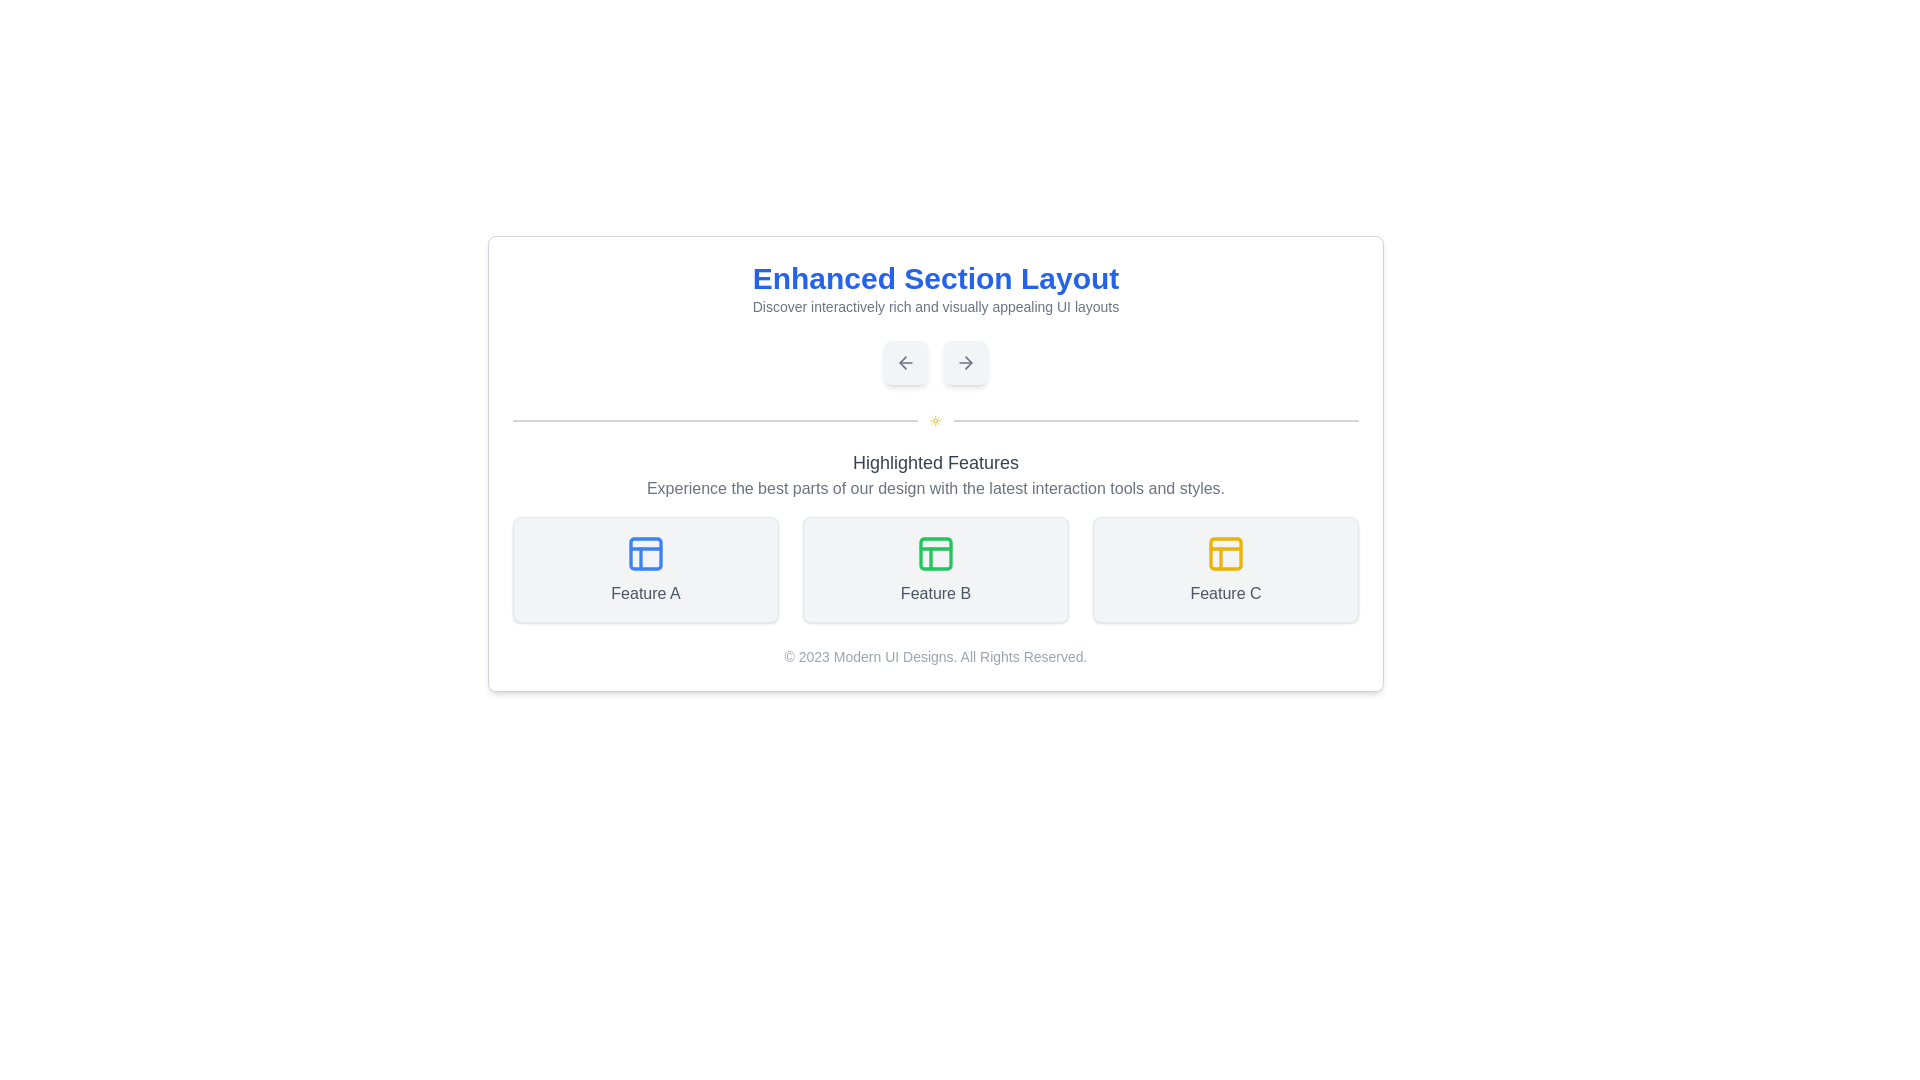 The width and height of the screenshot is (1920, 1080). Describe the element at coordinates (646, 570) in the screenshot. I see `text on the Informative card labeled 'Feature A', which is the first card in a grid layout` at that location.